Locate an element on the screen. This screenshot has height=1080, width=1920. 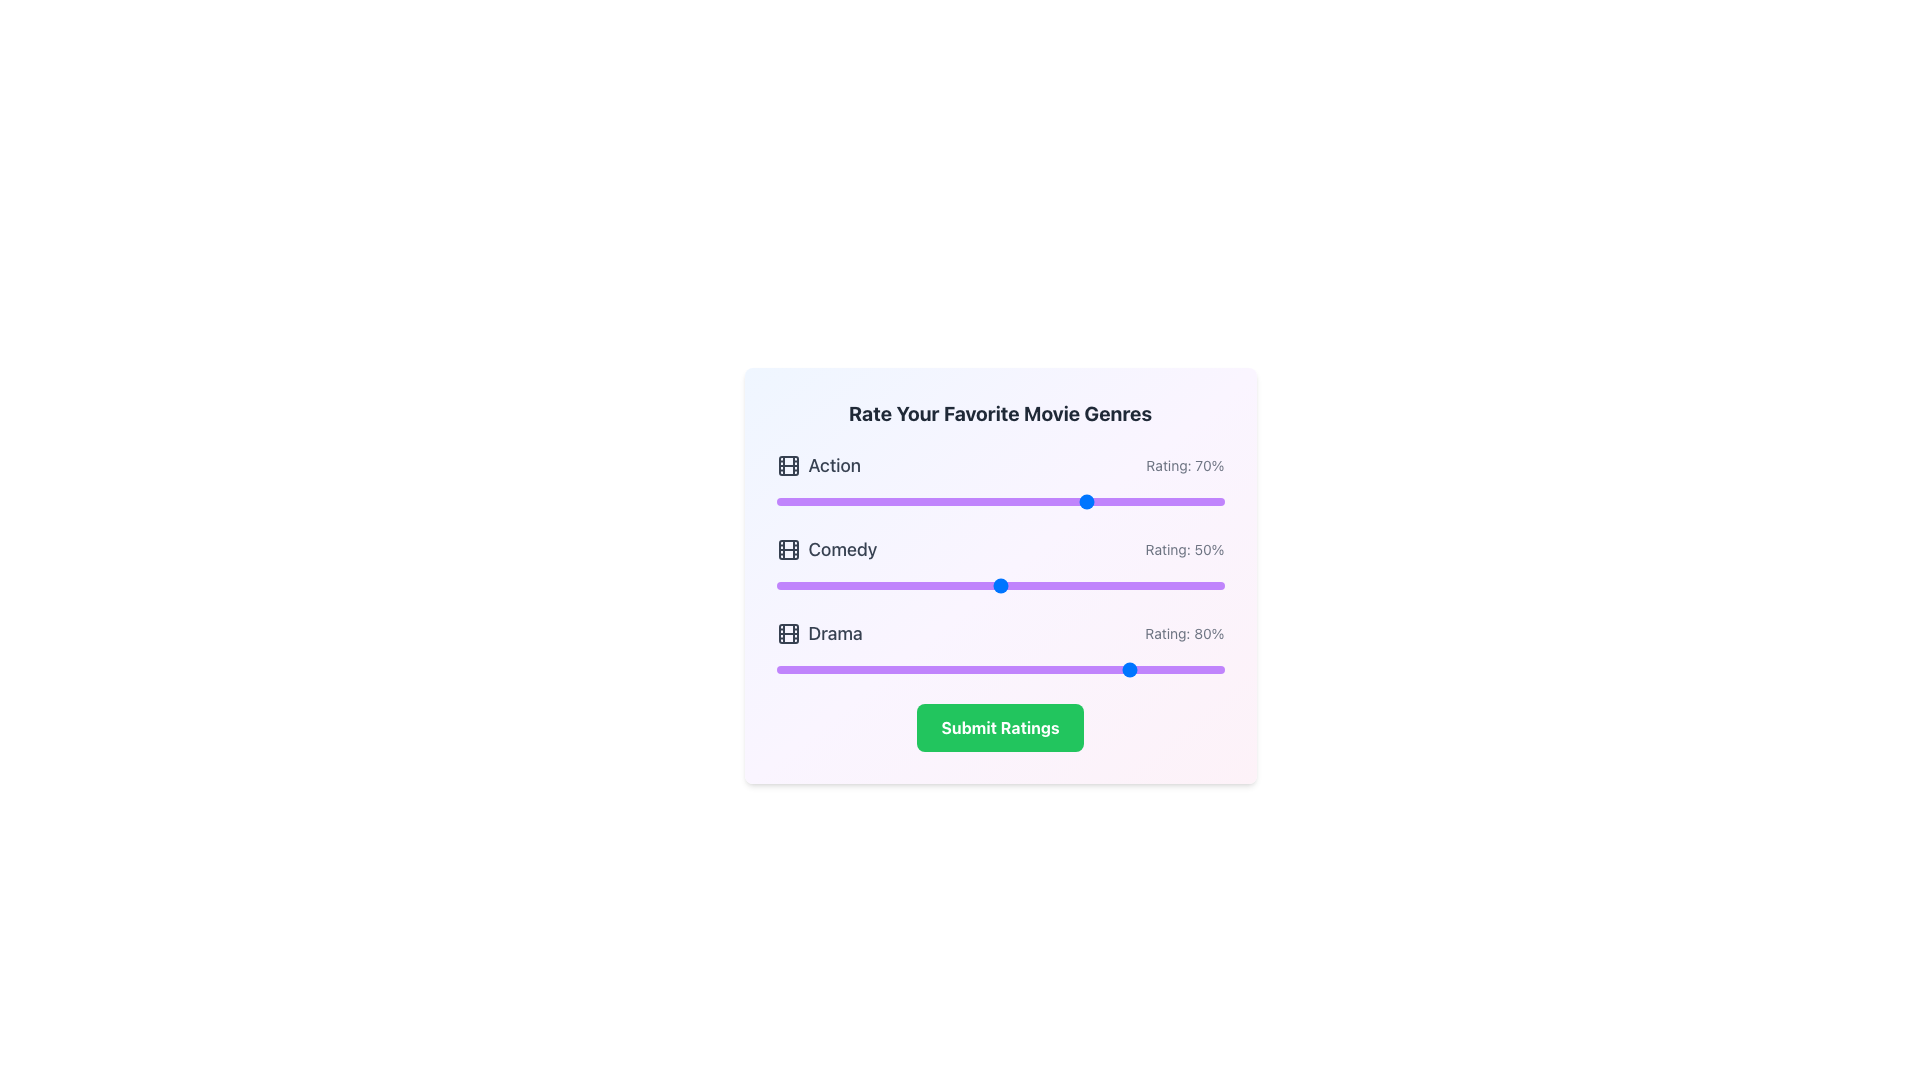
the 'Submit Ratings' button with a green background and white bold text located in the 'Rate Your Favorite Movie Genres' section is located at coordinates (1000, 728).